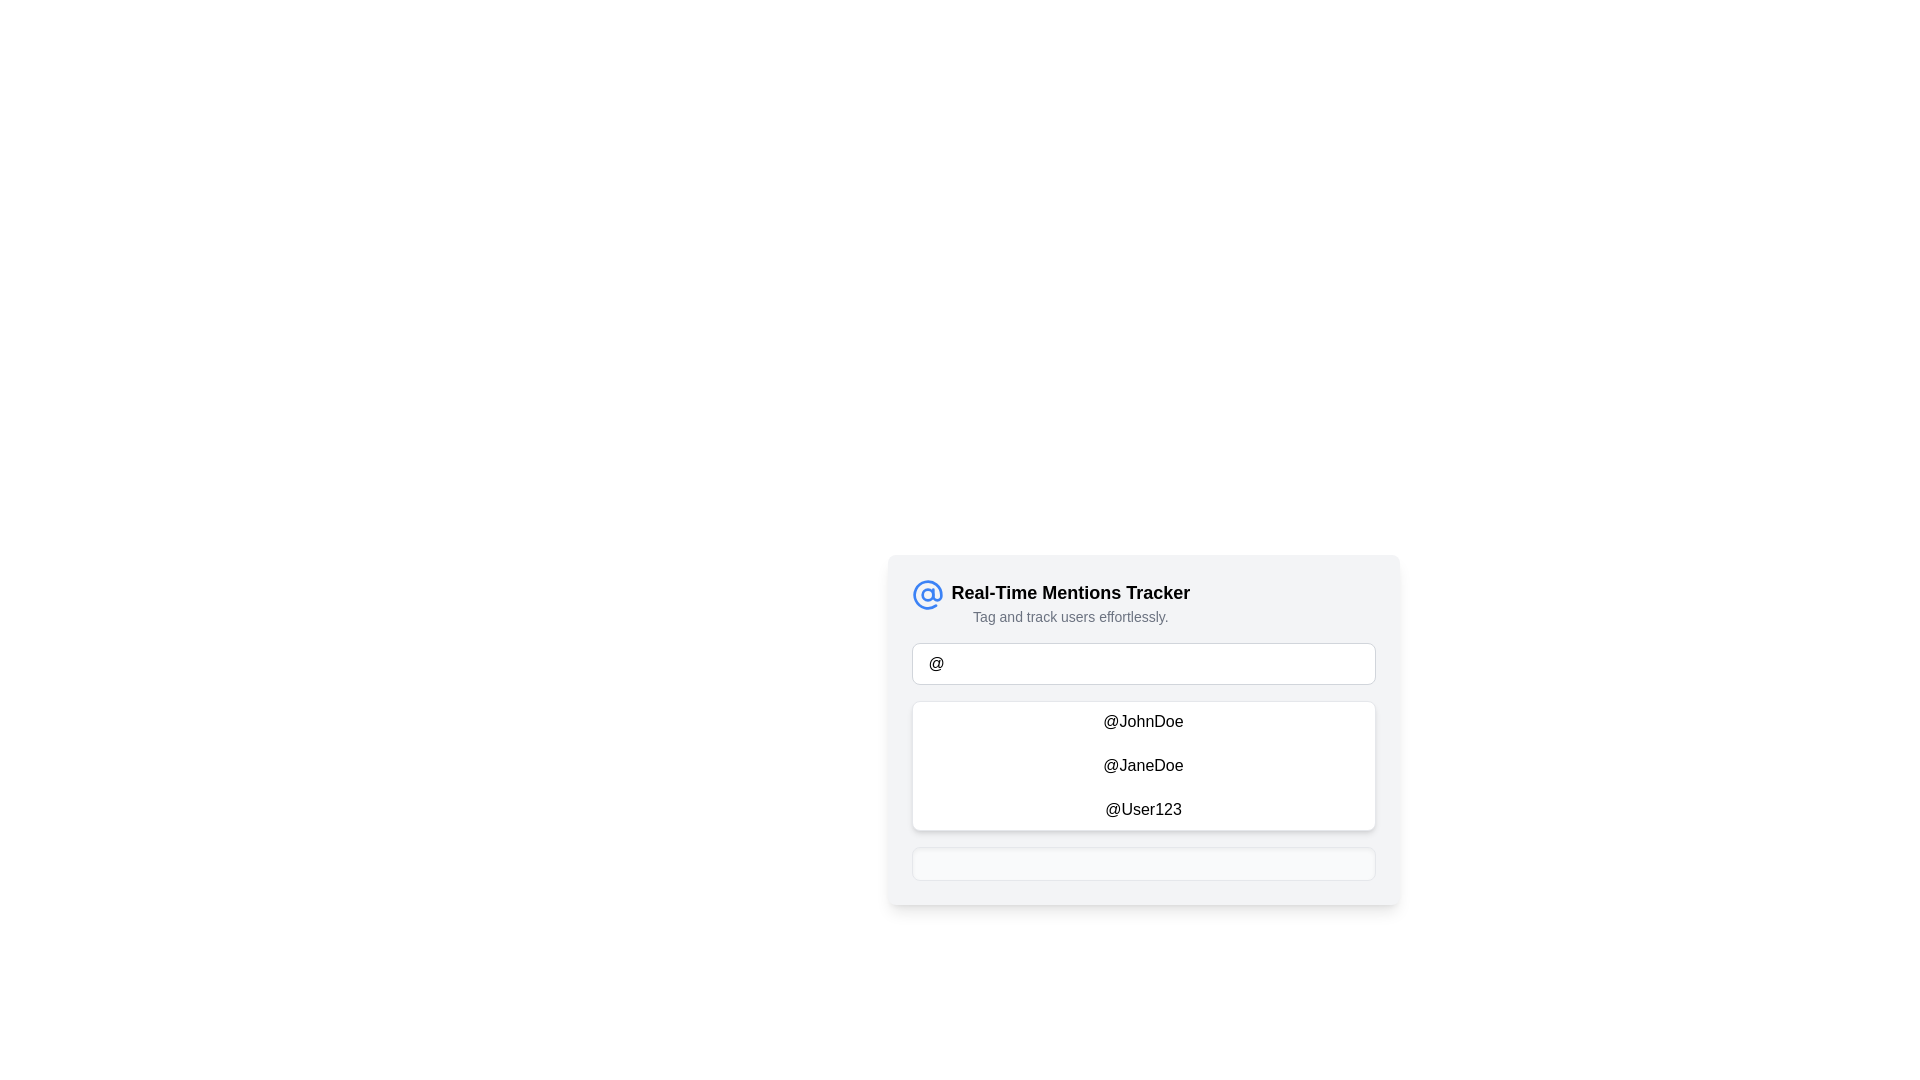  Describe the element at coordinates (1143, 810) in the screenshot. I see `the text label displaying '@User123' in bold black font` at that location.